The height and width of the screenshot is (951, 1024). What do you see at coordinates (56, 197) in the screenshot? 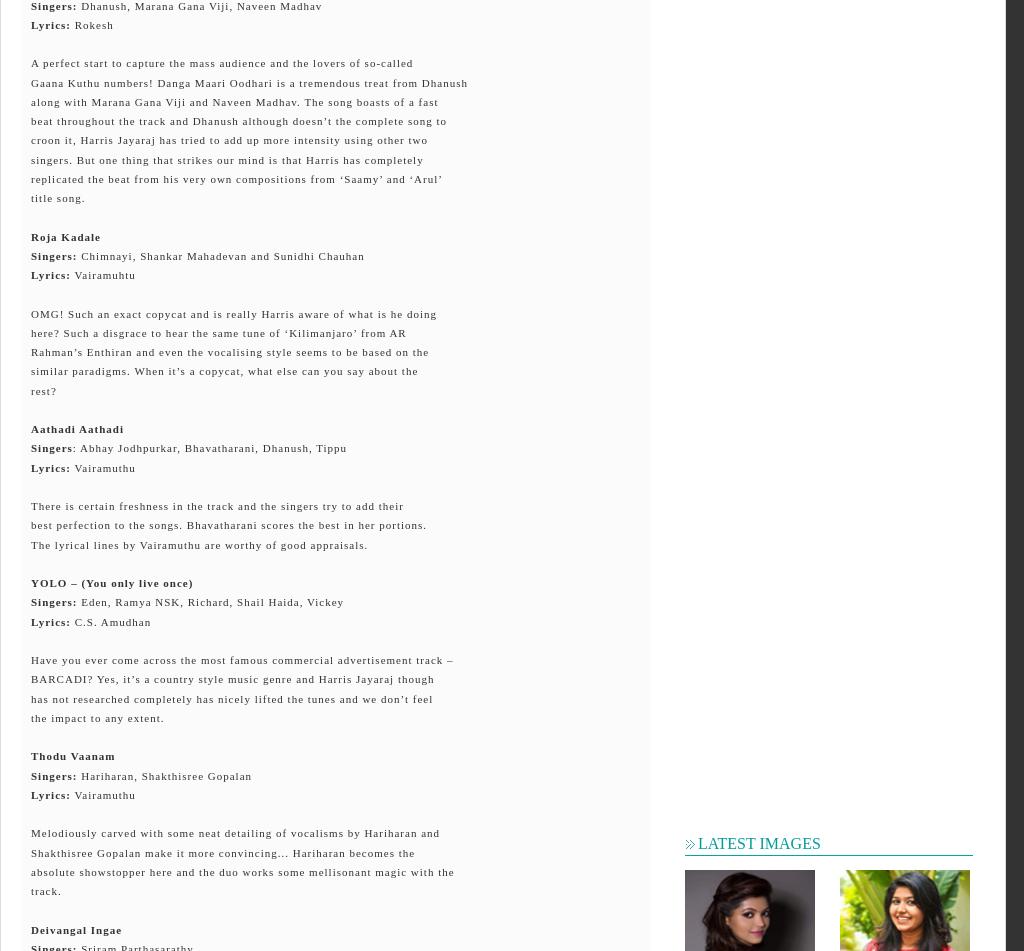
I see `'title song.'` at bounding box center [56, 197].